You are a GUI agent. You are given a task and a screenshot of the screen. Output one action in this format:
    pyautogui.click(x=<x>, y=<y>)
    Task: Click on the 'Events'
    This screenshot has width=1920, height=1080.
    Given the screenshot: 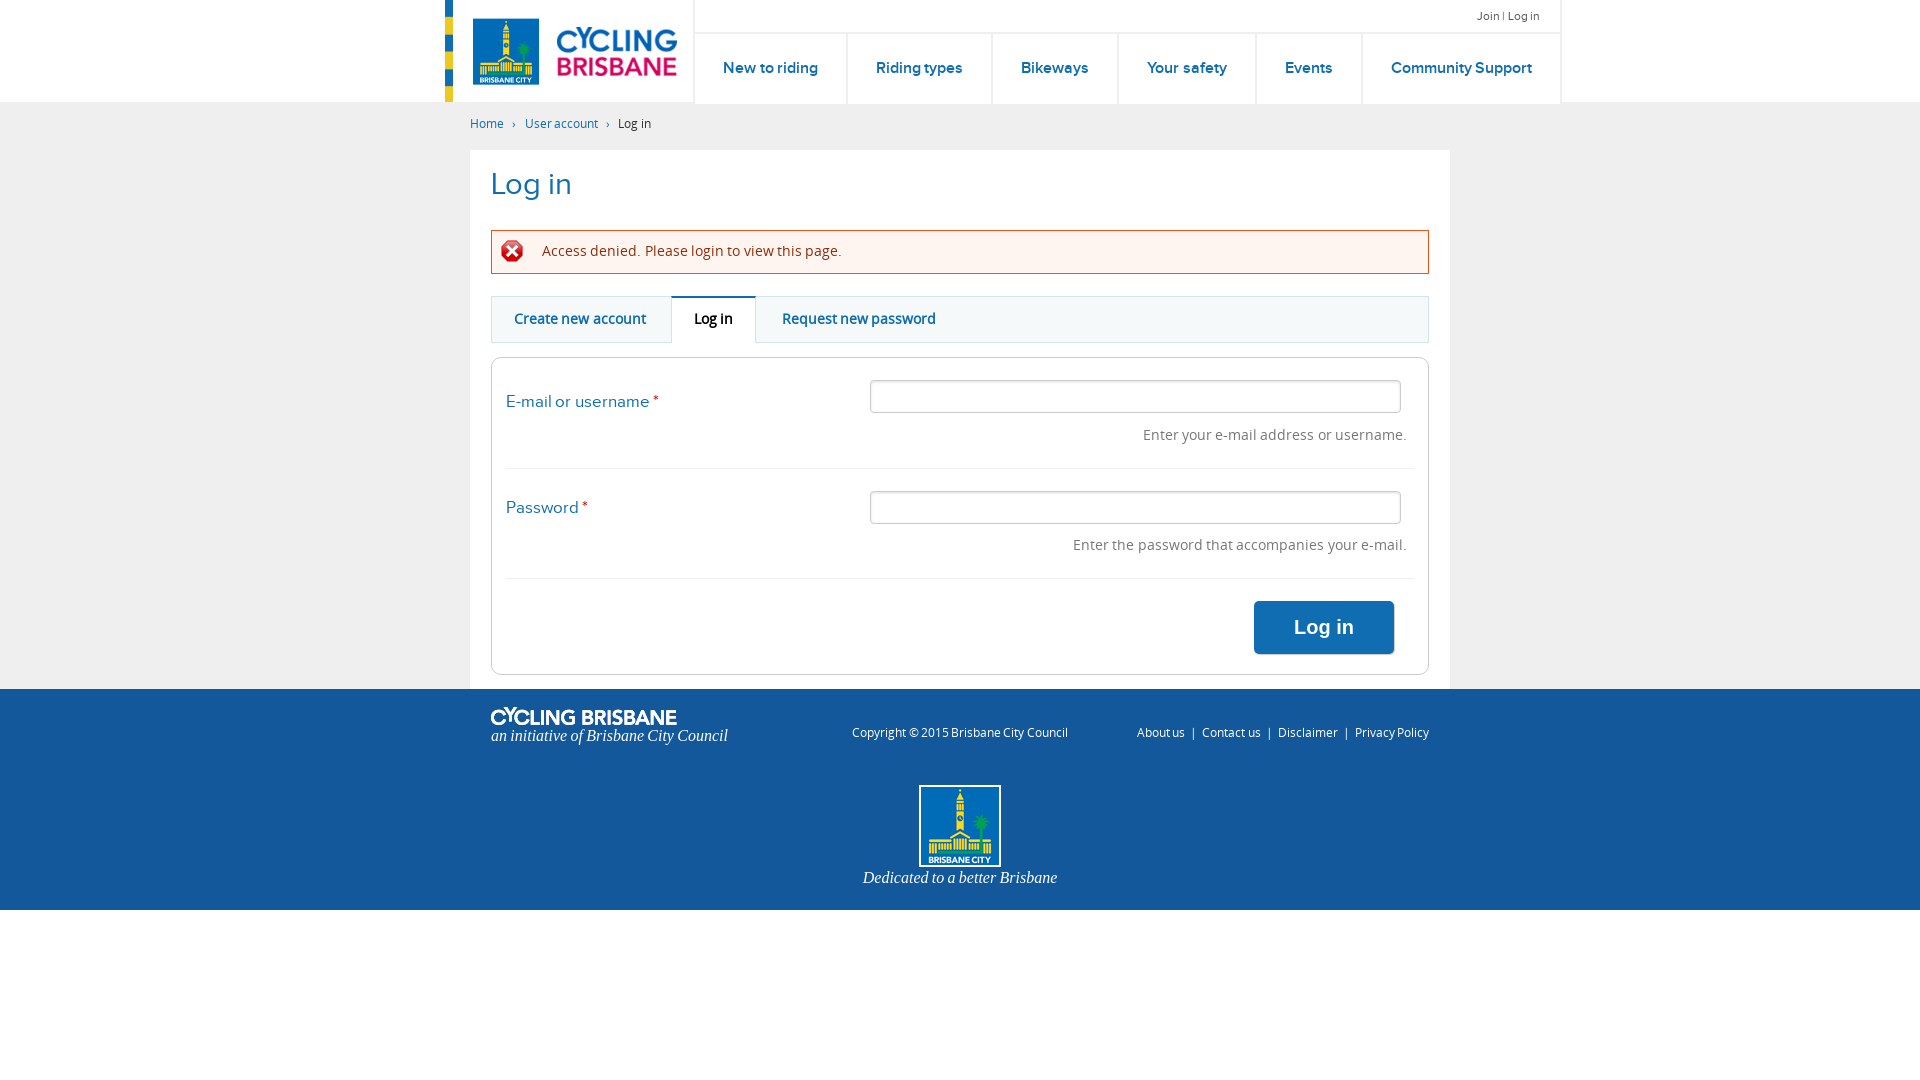 What is the action you would take?
    pyautogui.click(x=1309, y=68)
    